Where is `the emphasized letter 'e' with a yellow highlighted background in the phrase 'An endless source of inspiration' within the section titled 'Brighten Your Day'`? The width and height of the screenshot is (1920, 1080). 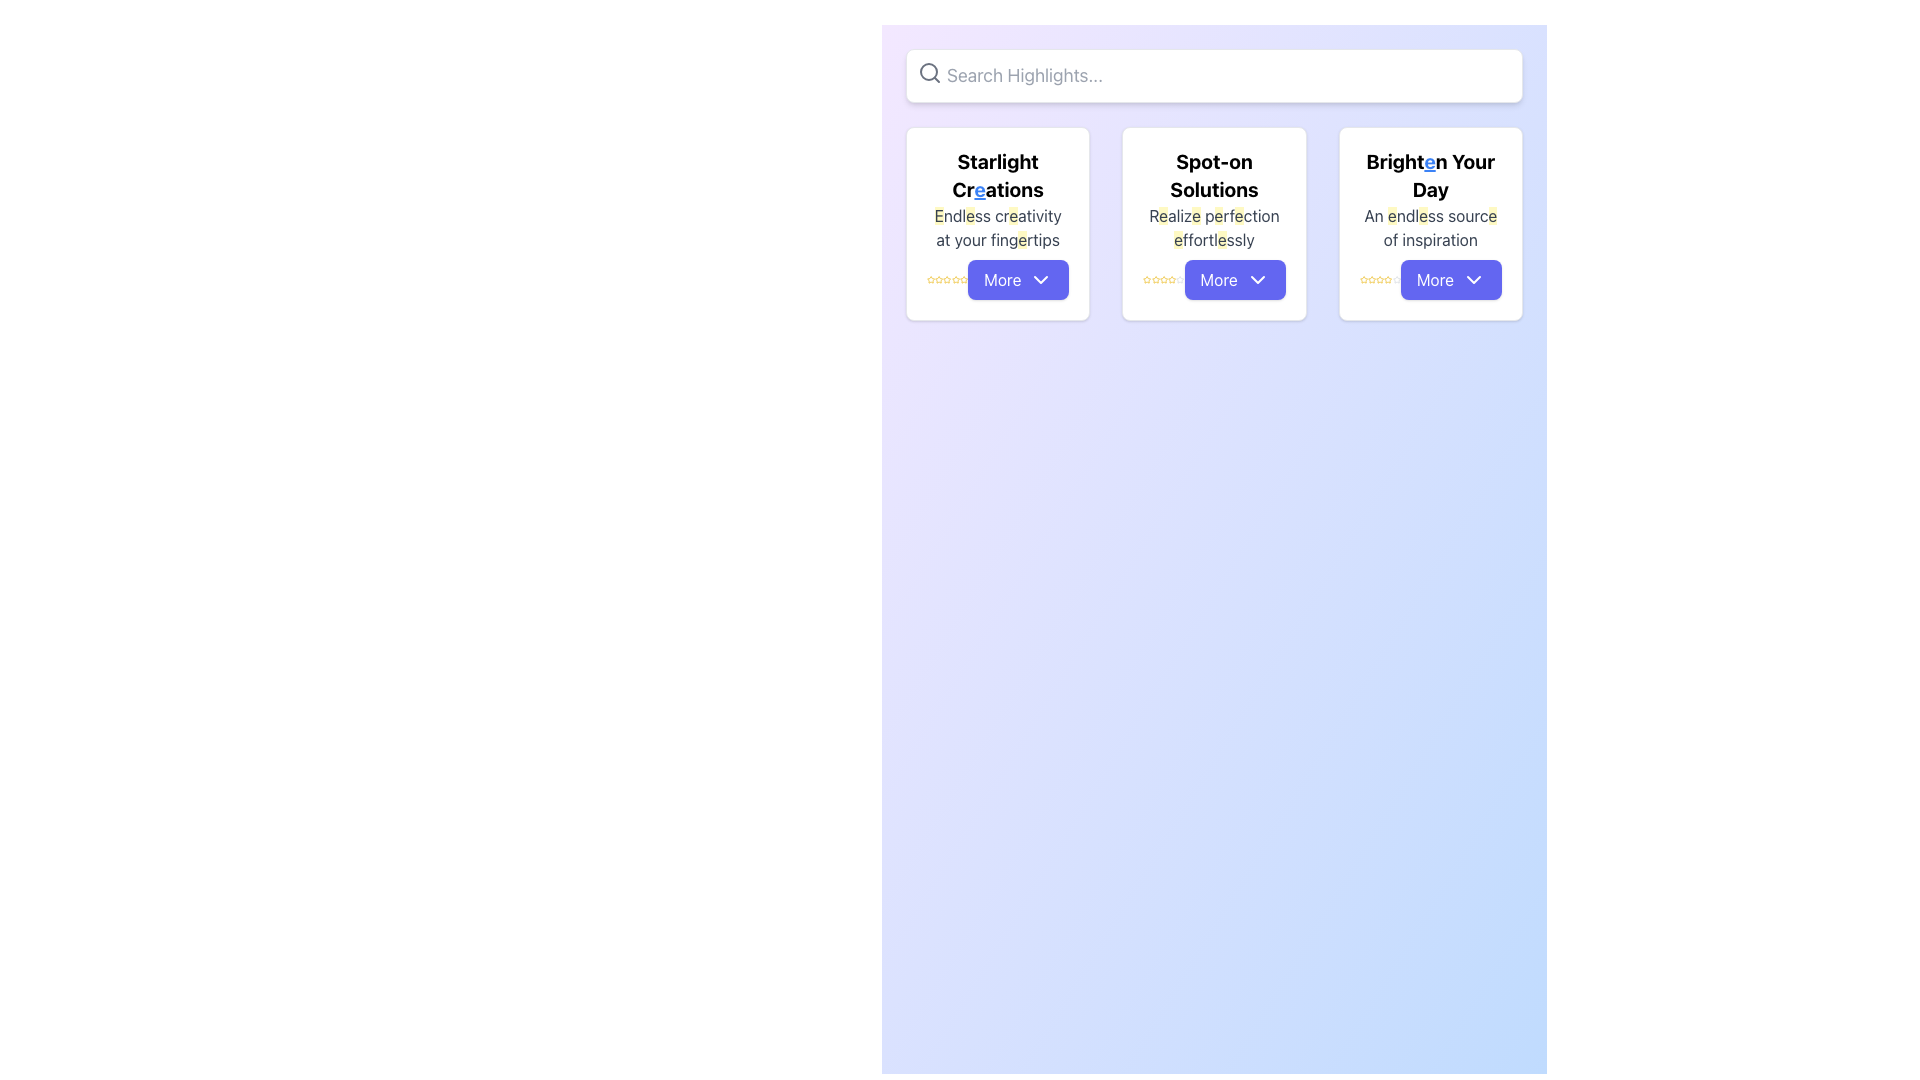 the emphasized letter 'e' with a yellow highlighted background in the phrase 'An endless source of inspiration' within the section titled 'Brighten Your Day' is located at coordinates (1422, 216).